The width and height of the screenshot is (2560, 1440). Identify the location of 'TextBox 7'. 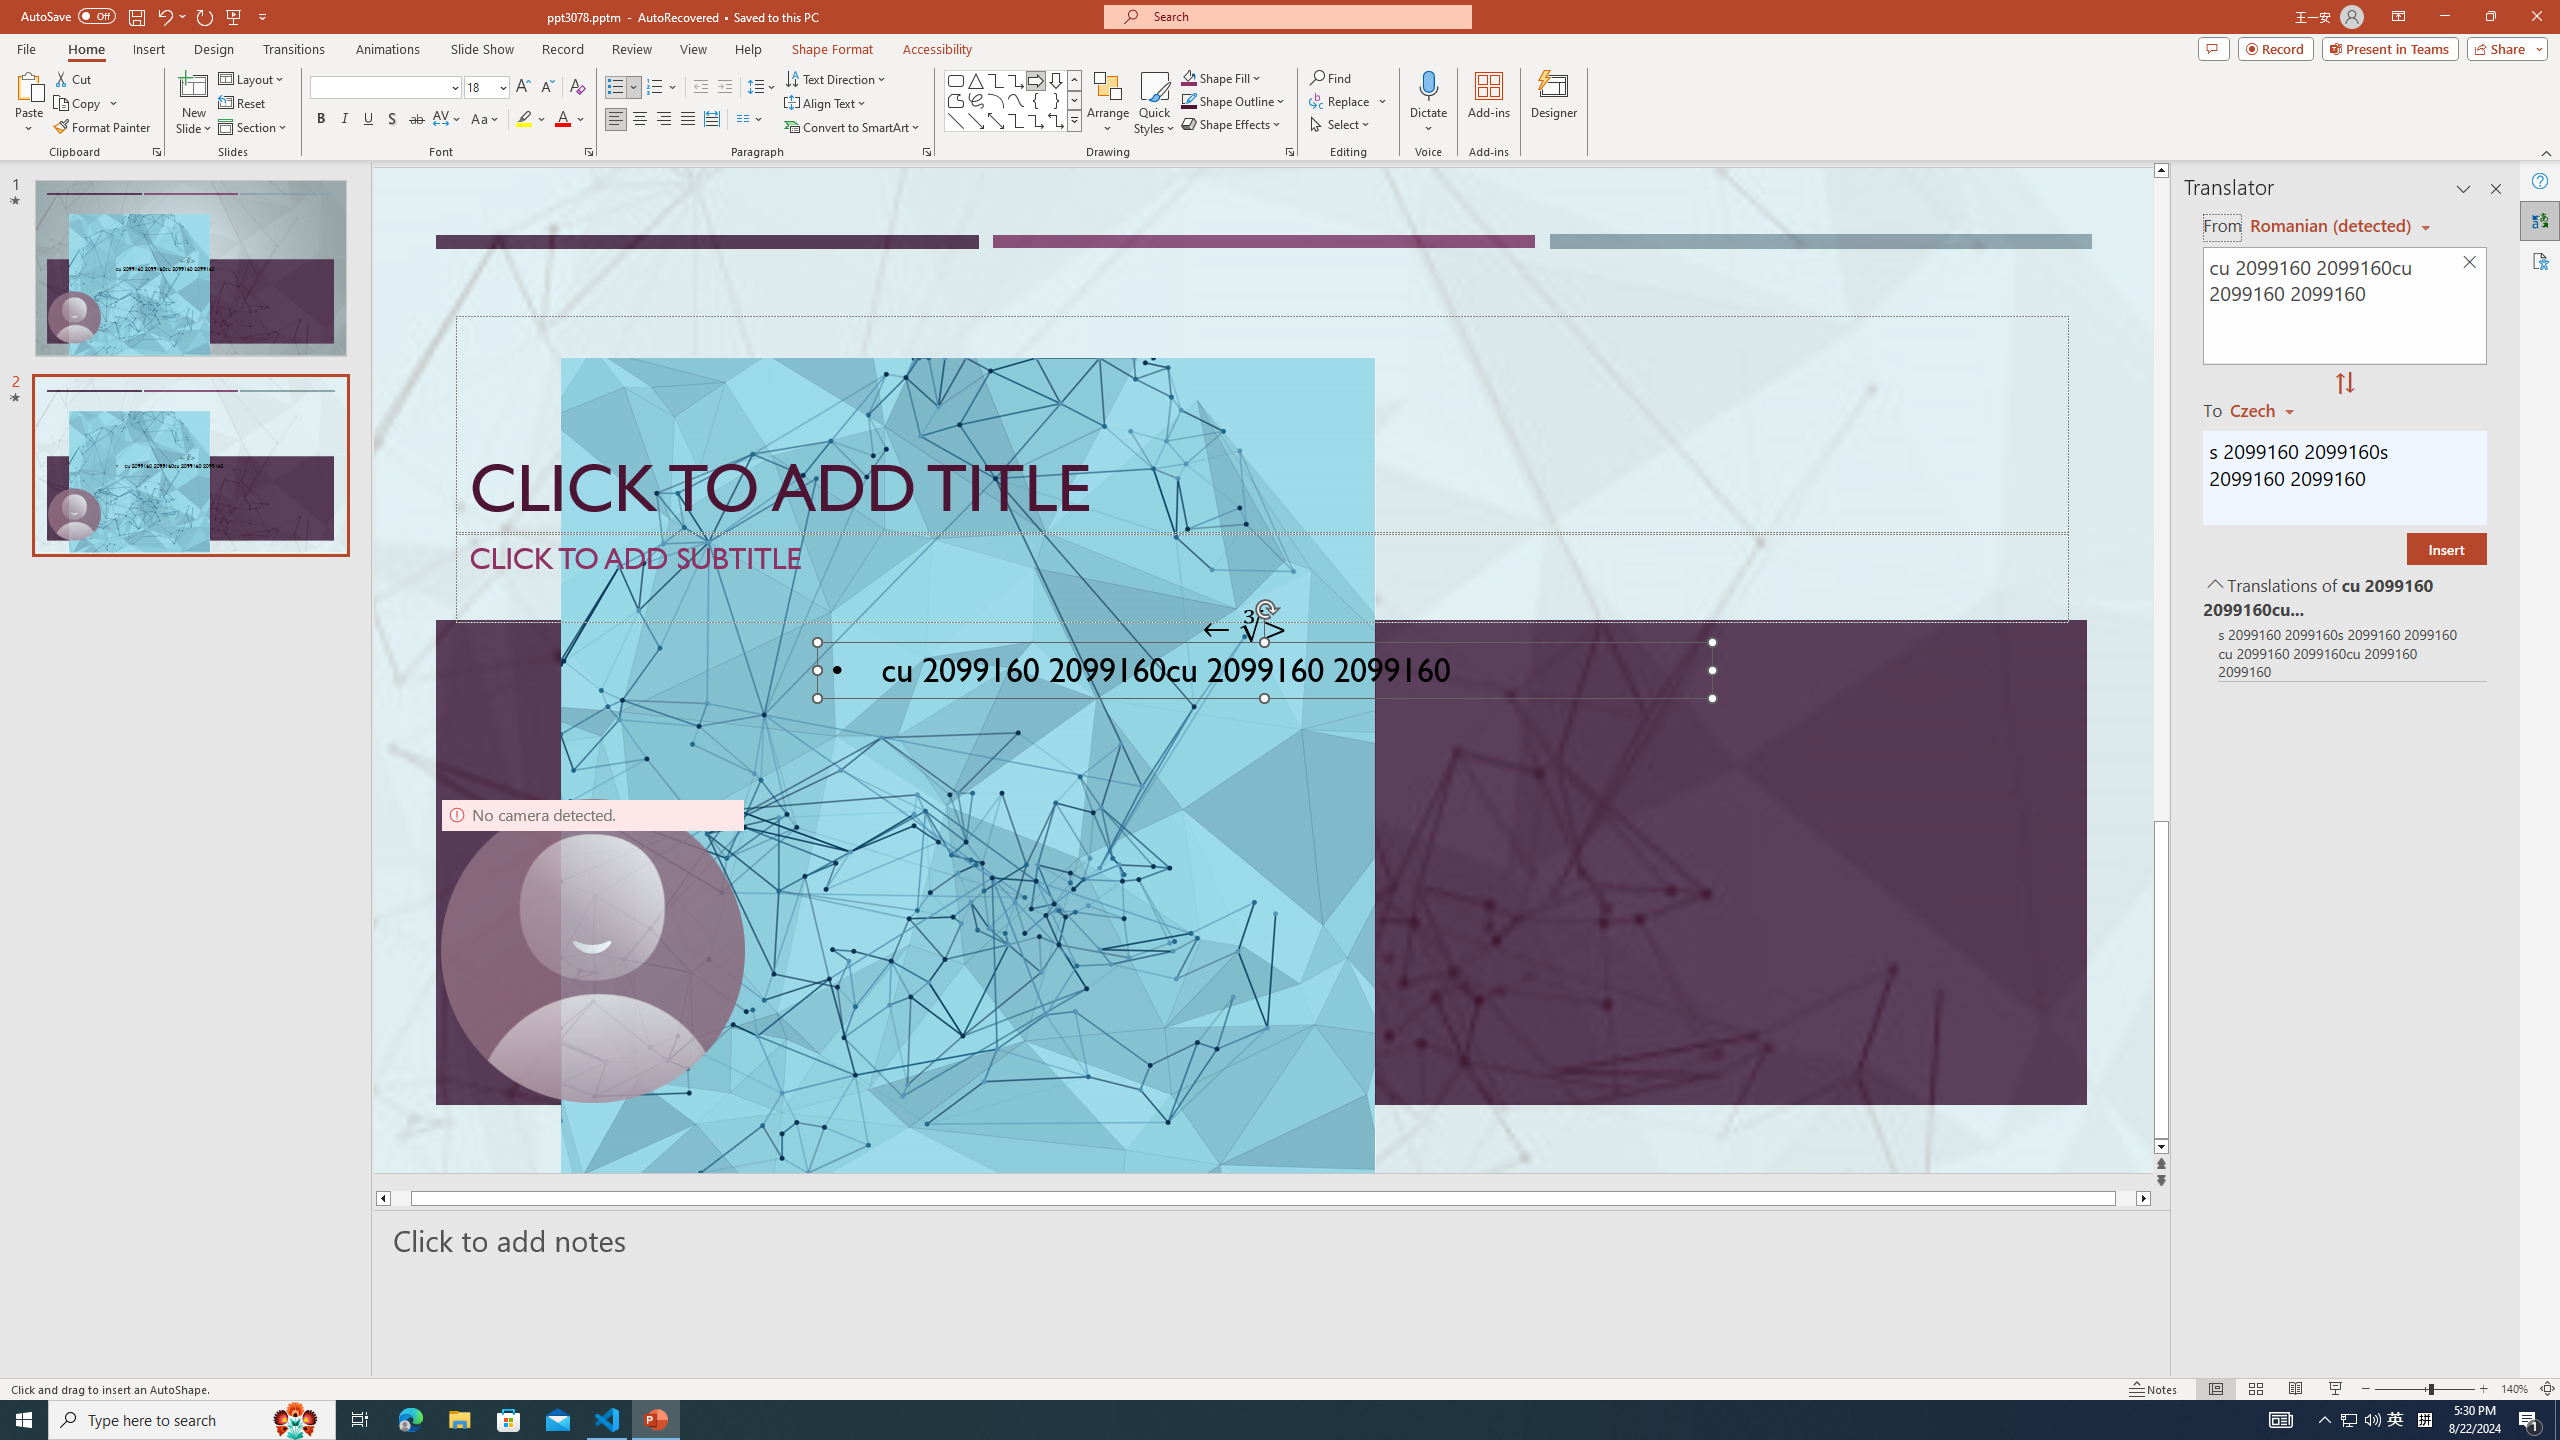
(1244, 628).